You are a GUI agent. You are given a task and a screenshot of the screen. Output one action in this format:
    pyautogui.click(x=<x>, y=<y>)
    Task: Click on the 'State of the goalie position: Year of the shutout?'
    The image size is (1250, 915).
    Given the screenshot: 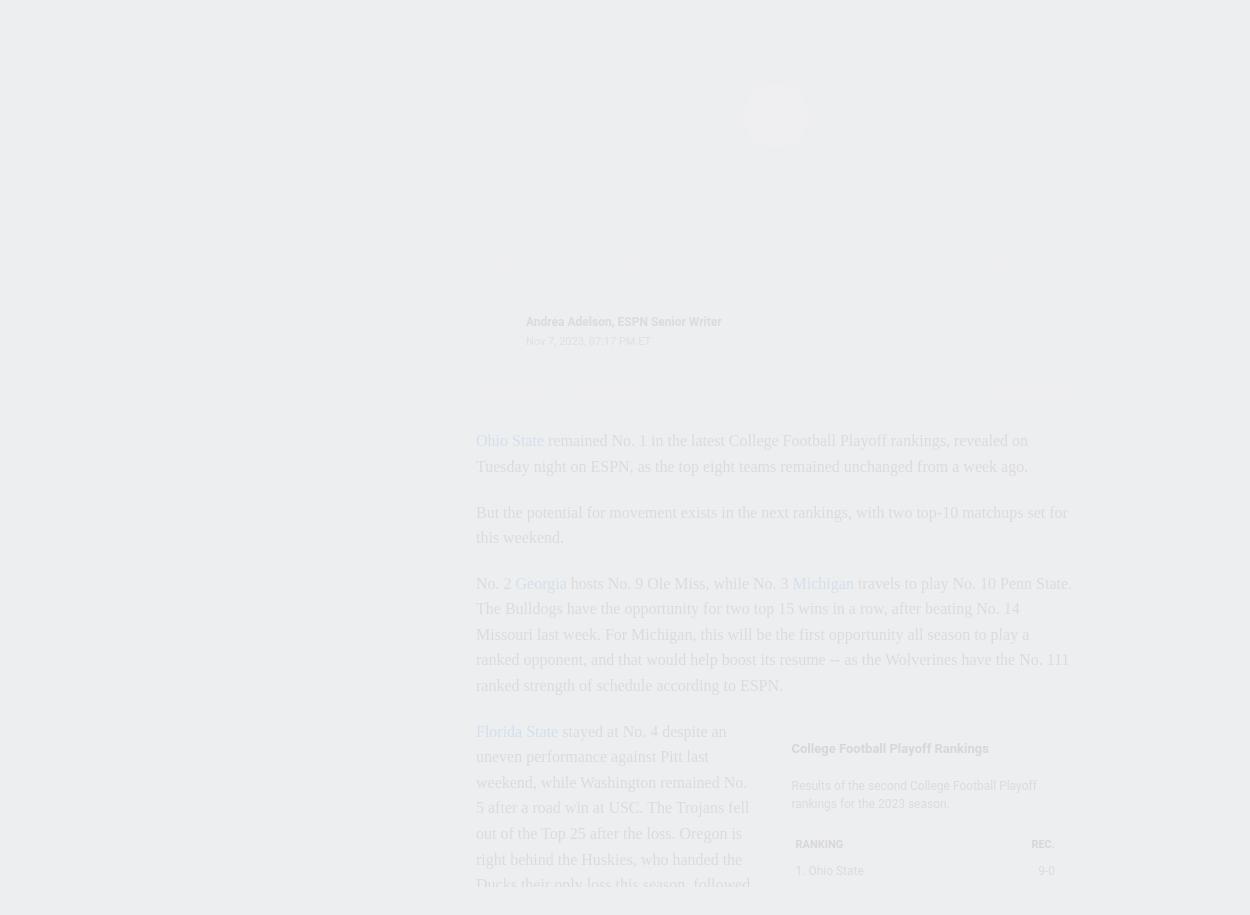 What is the action you would take?
    pyautogui.click(x=157, y=224)
    